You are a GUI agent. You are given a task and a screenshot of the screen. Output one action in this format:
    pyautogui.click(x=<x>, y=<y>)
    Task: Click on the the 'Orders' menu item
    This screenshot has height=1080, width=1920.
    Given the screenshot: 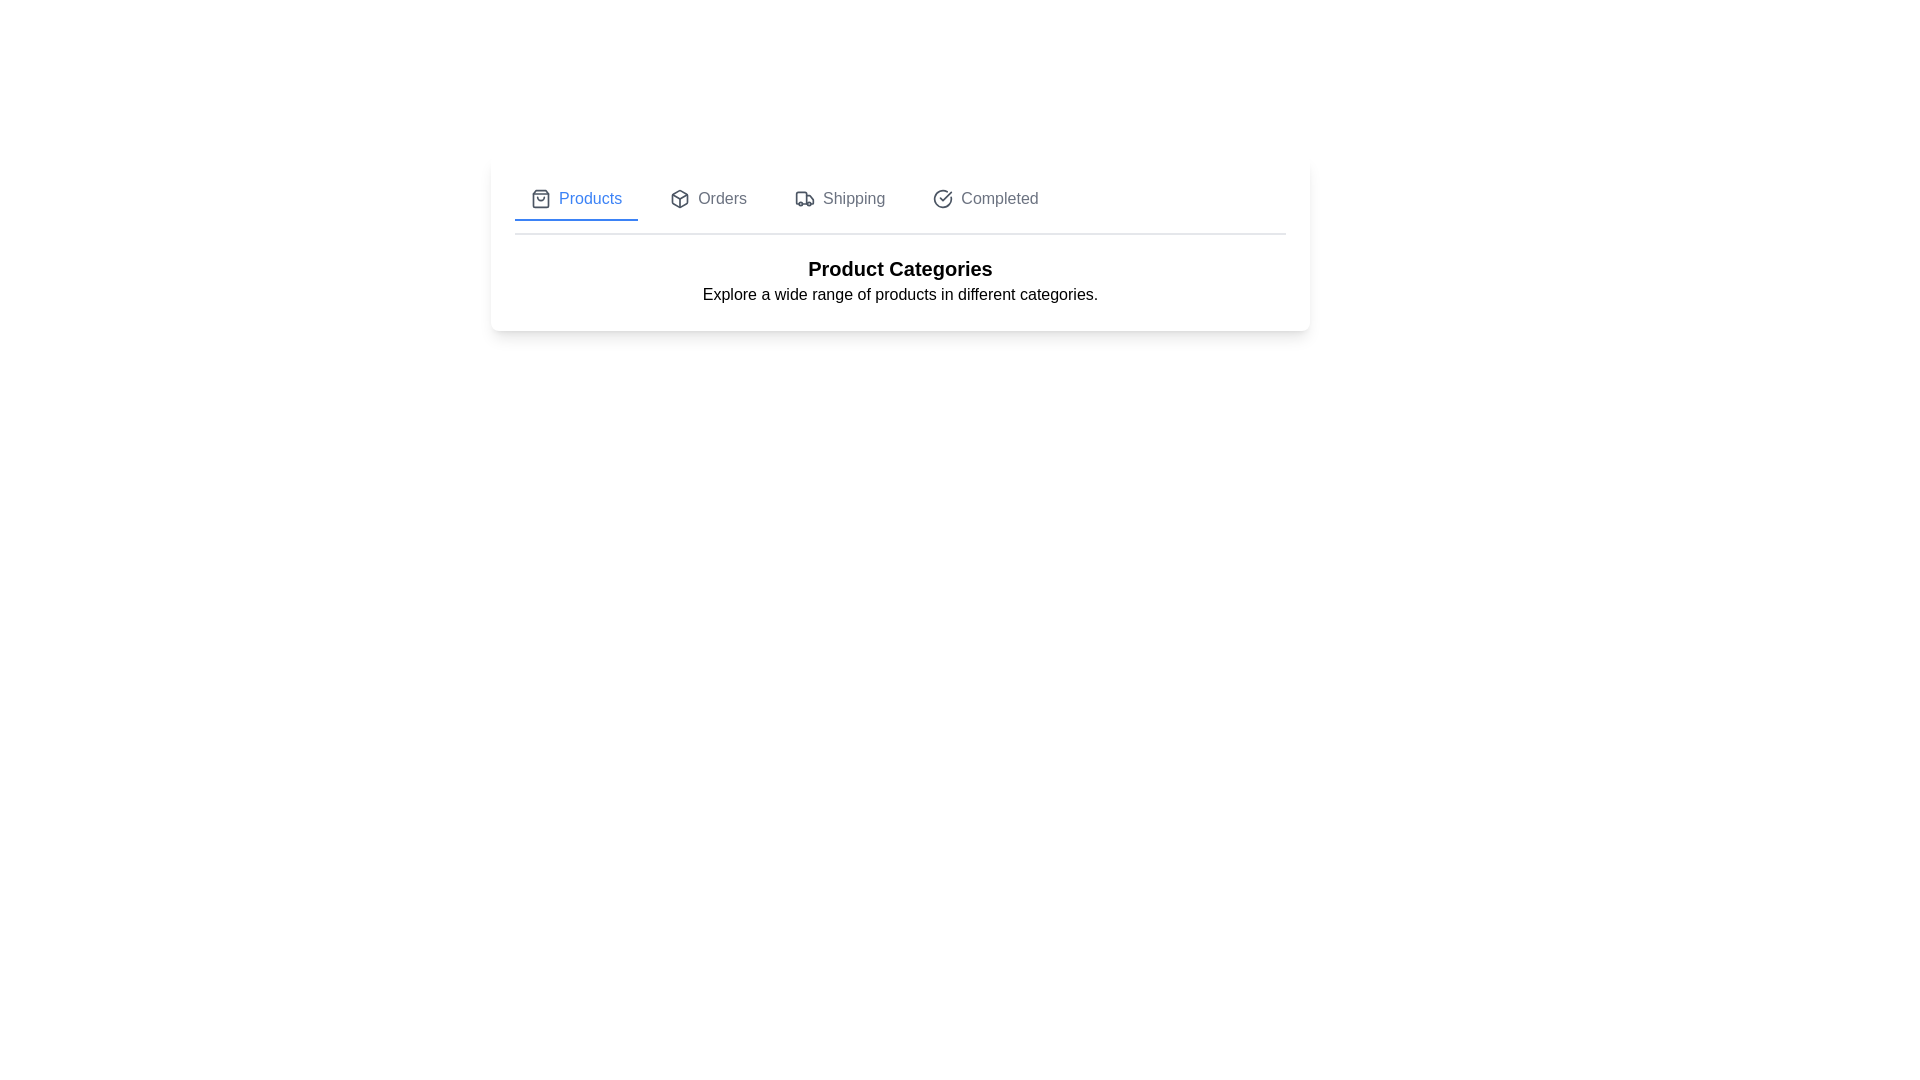 What is the action you would take?
    pyautogui.click(x=708, y=200)
    